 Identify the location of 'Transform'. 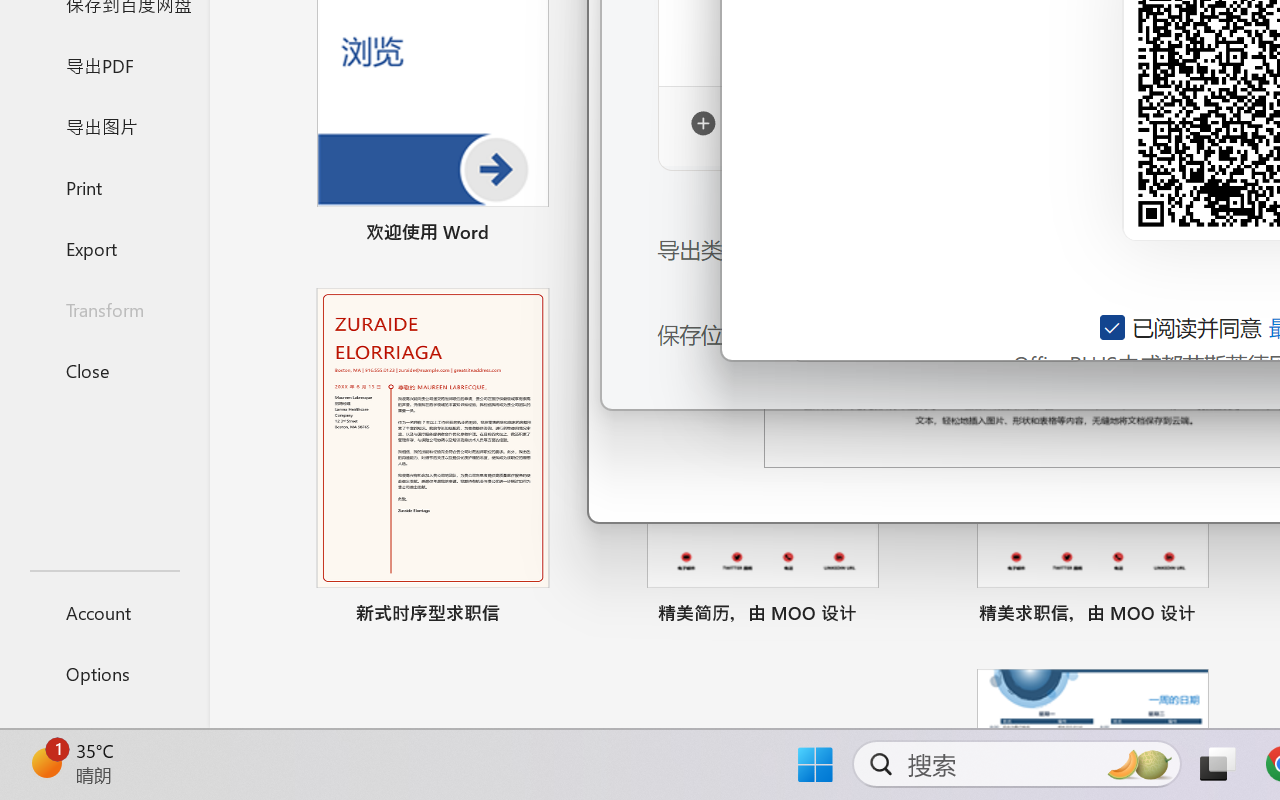
(103, 308).